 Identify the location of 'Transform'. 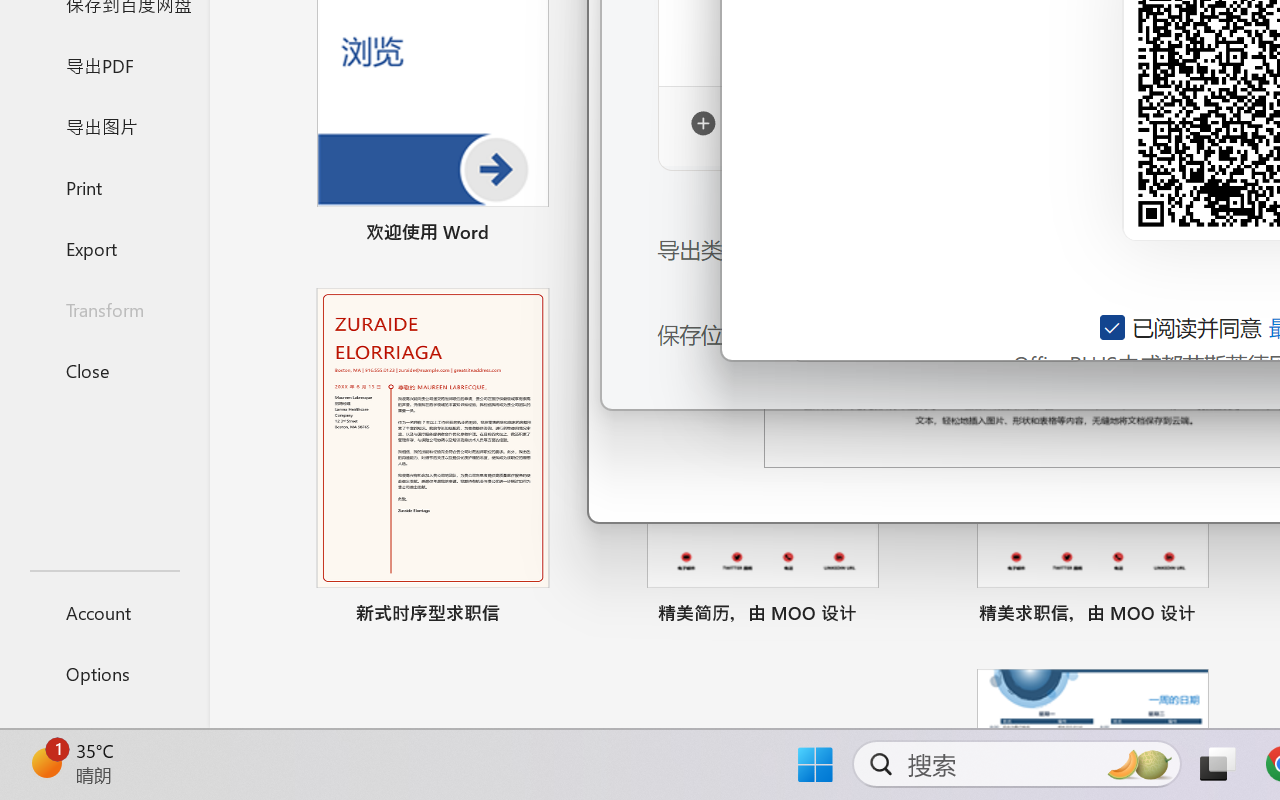
(103, 308).